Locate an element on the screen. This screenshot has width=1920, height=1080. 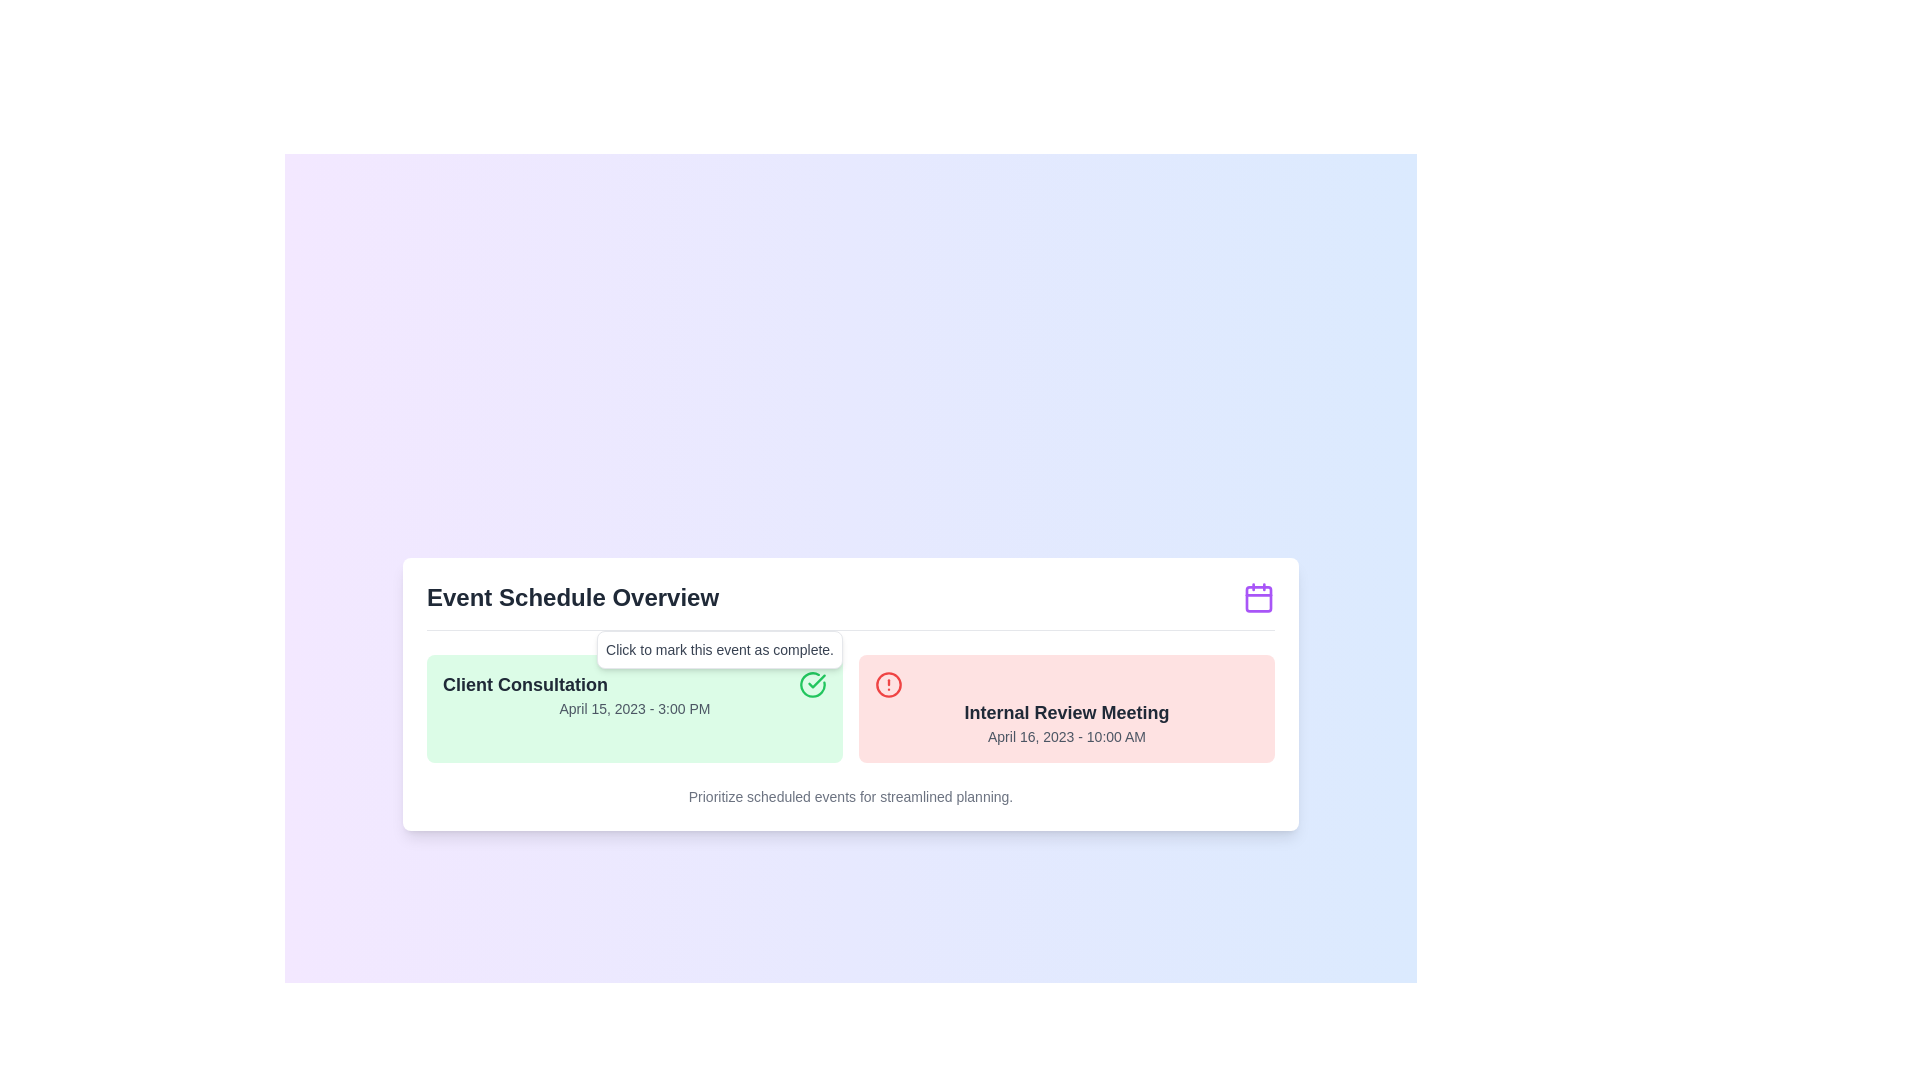
the text label displaying the date and time 'April 16, 2023 - 10:00 AM', which is styled in a smaller, muted gray font and located beneath the 'Internal Review Meeting' title in the red-bordered event card is located at coordinates (1065, 736).